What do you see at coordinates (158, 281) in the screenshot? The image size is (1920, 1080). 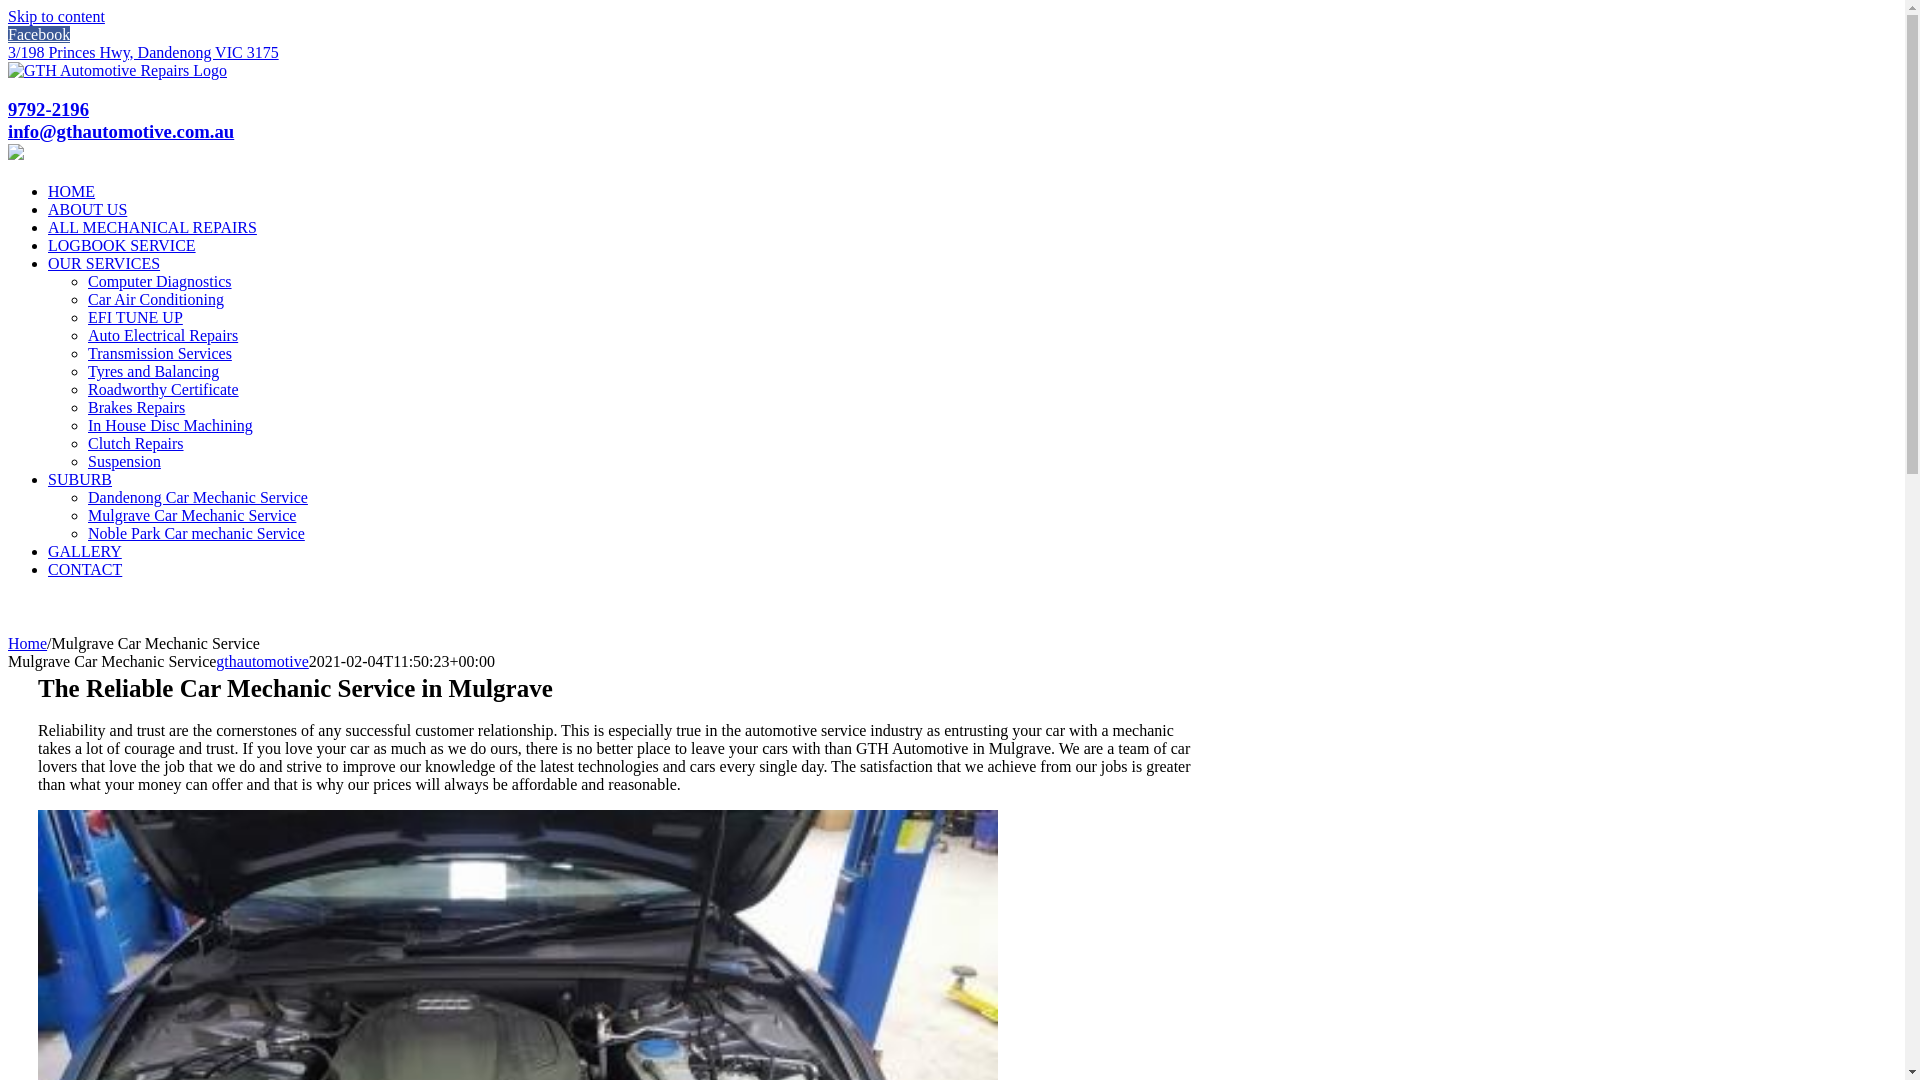 I see `'Computer Diagnostics'` at bounding box center [158, 281].